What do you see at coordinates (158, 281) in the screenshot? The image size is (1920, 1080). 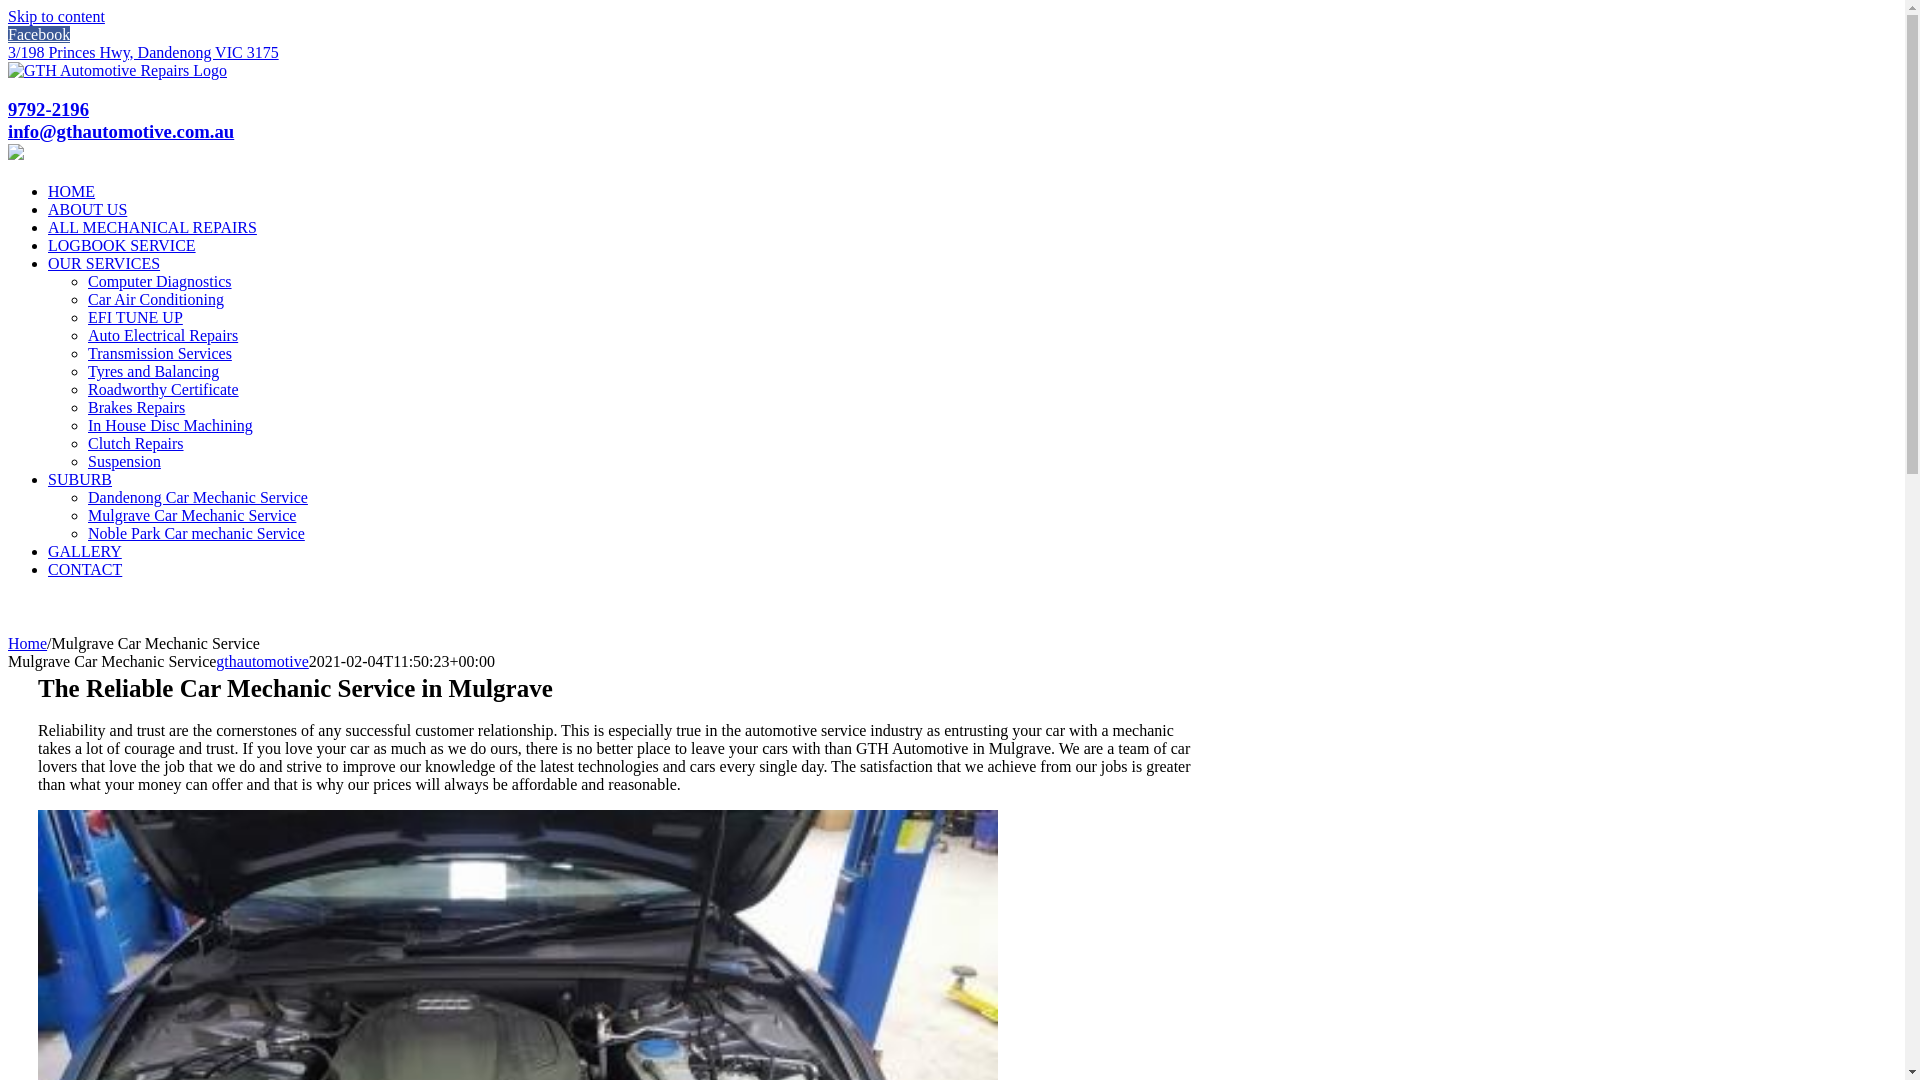 I see `'Computer Diagnostics'` at bounding box center [158, 281].